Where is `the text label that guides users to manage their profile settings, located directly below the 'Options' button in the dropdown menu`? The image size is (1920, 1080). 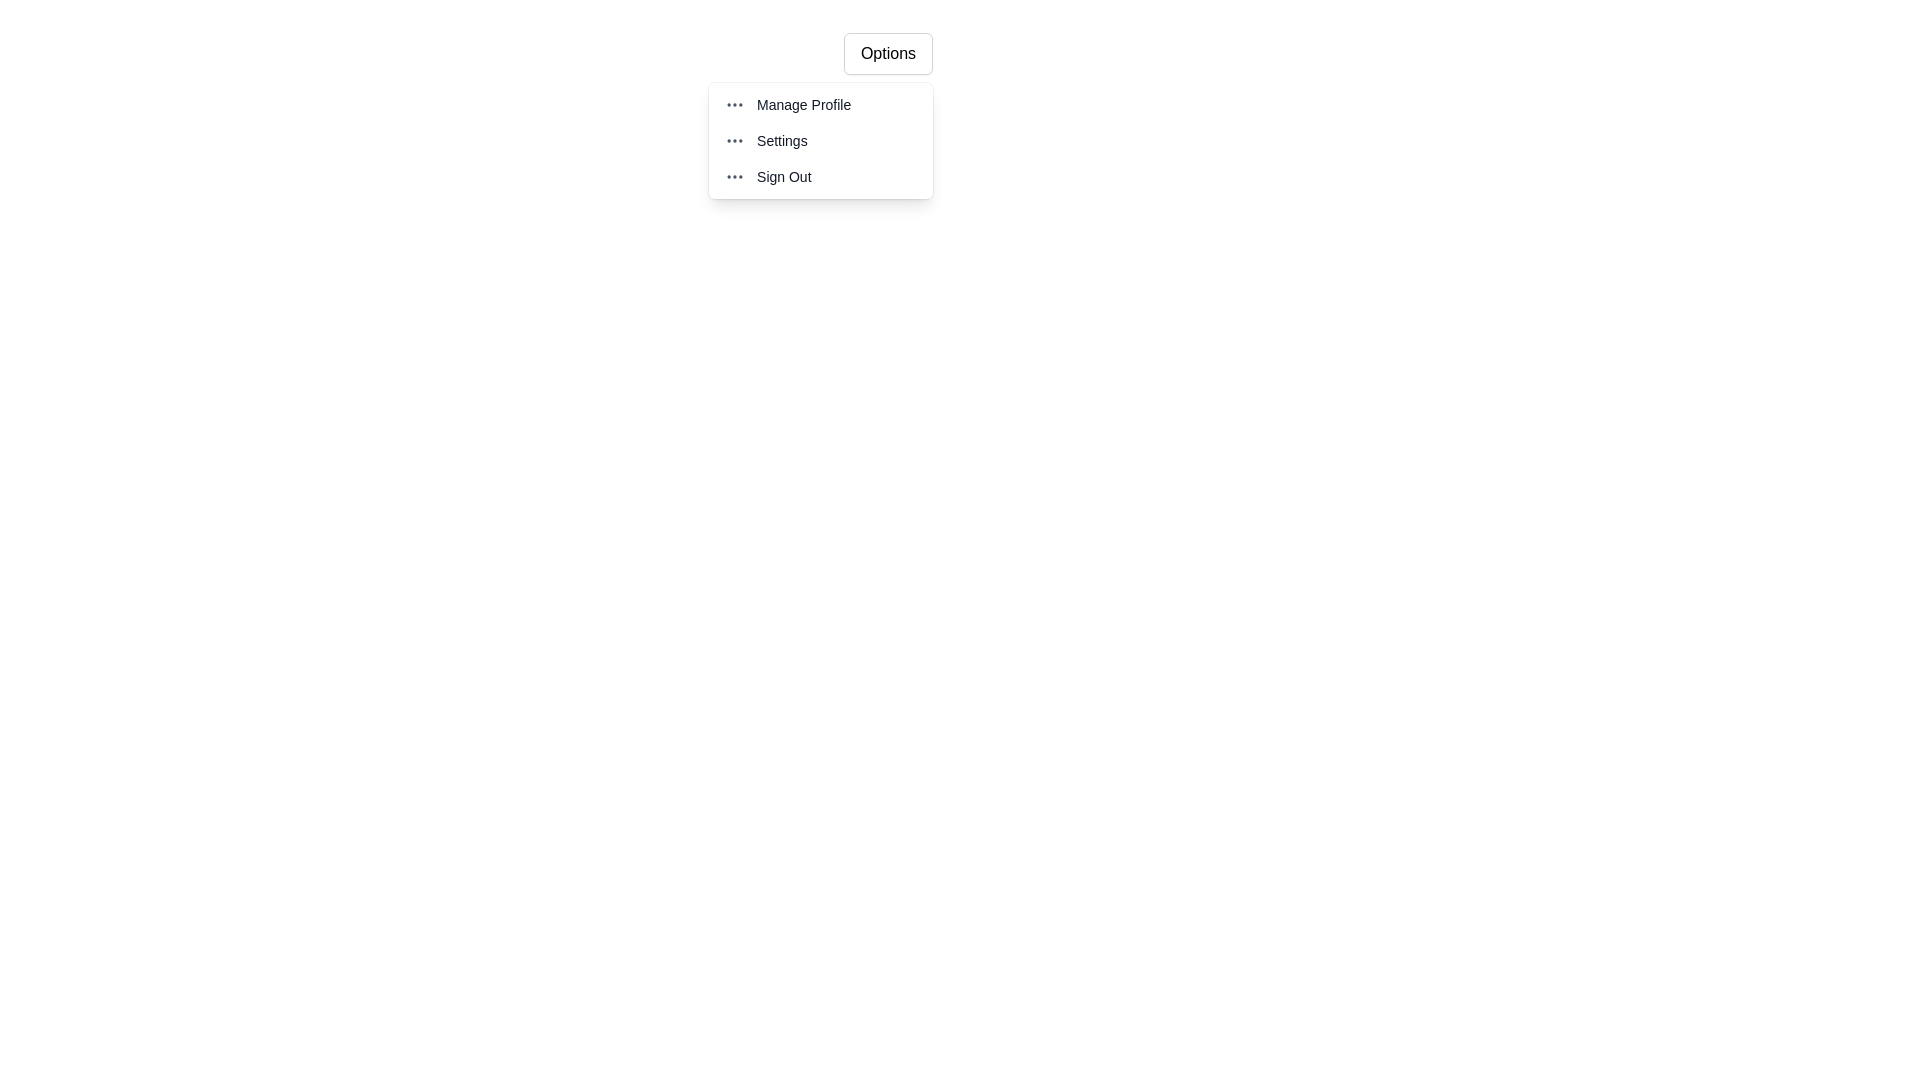
the text label that guides users to manage their profile settings, located directly below the 'Options' button in the dropdown menu is located at coordinates (804, 104).